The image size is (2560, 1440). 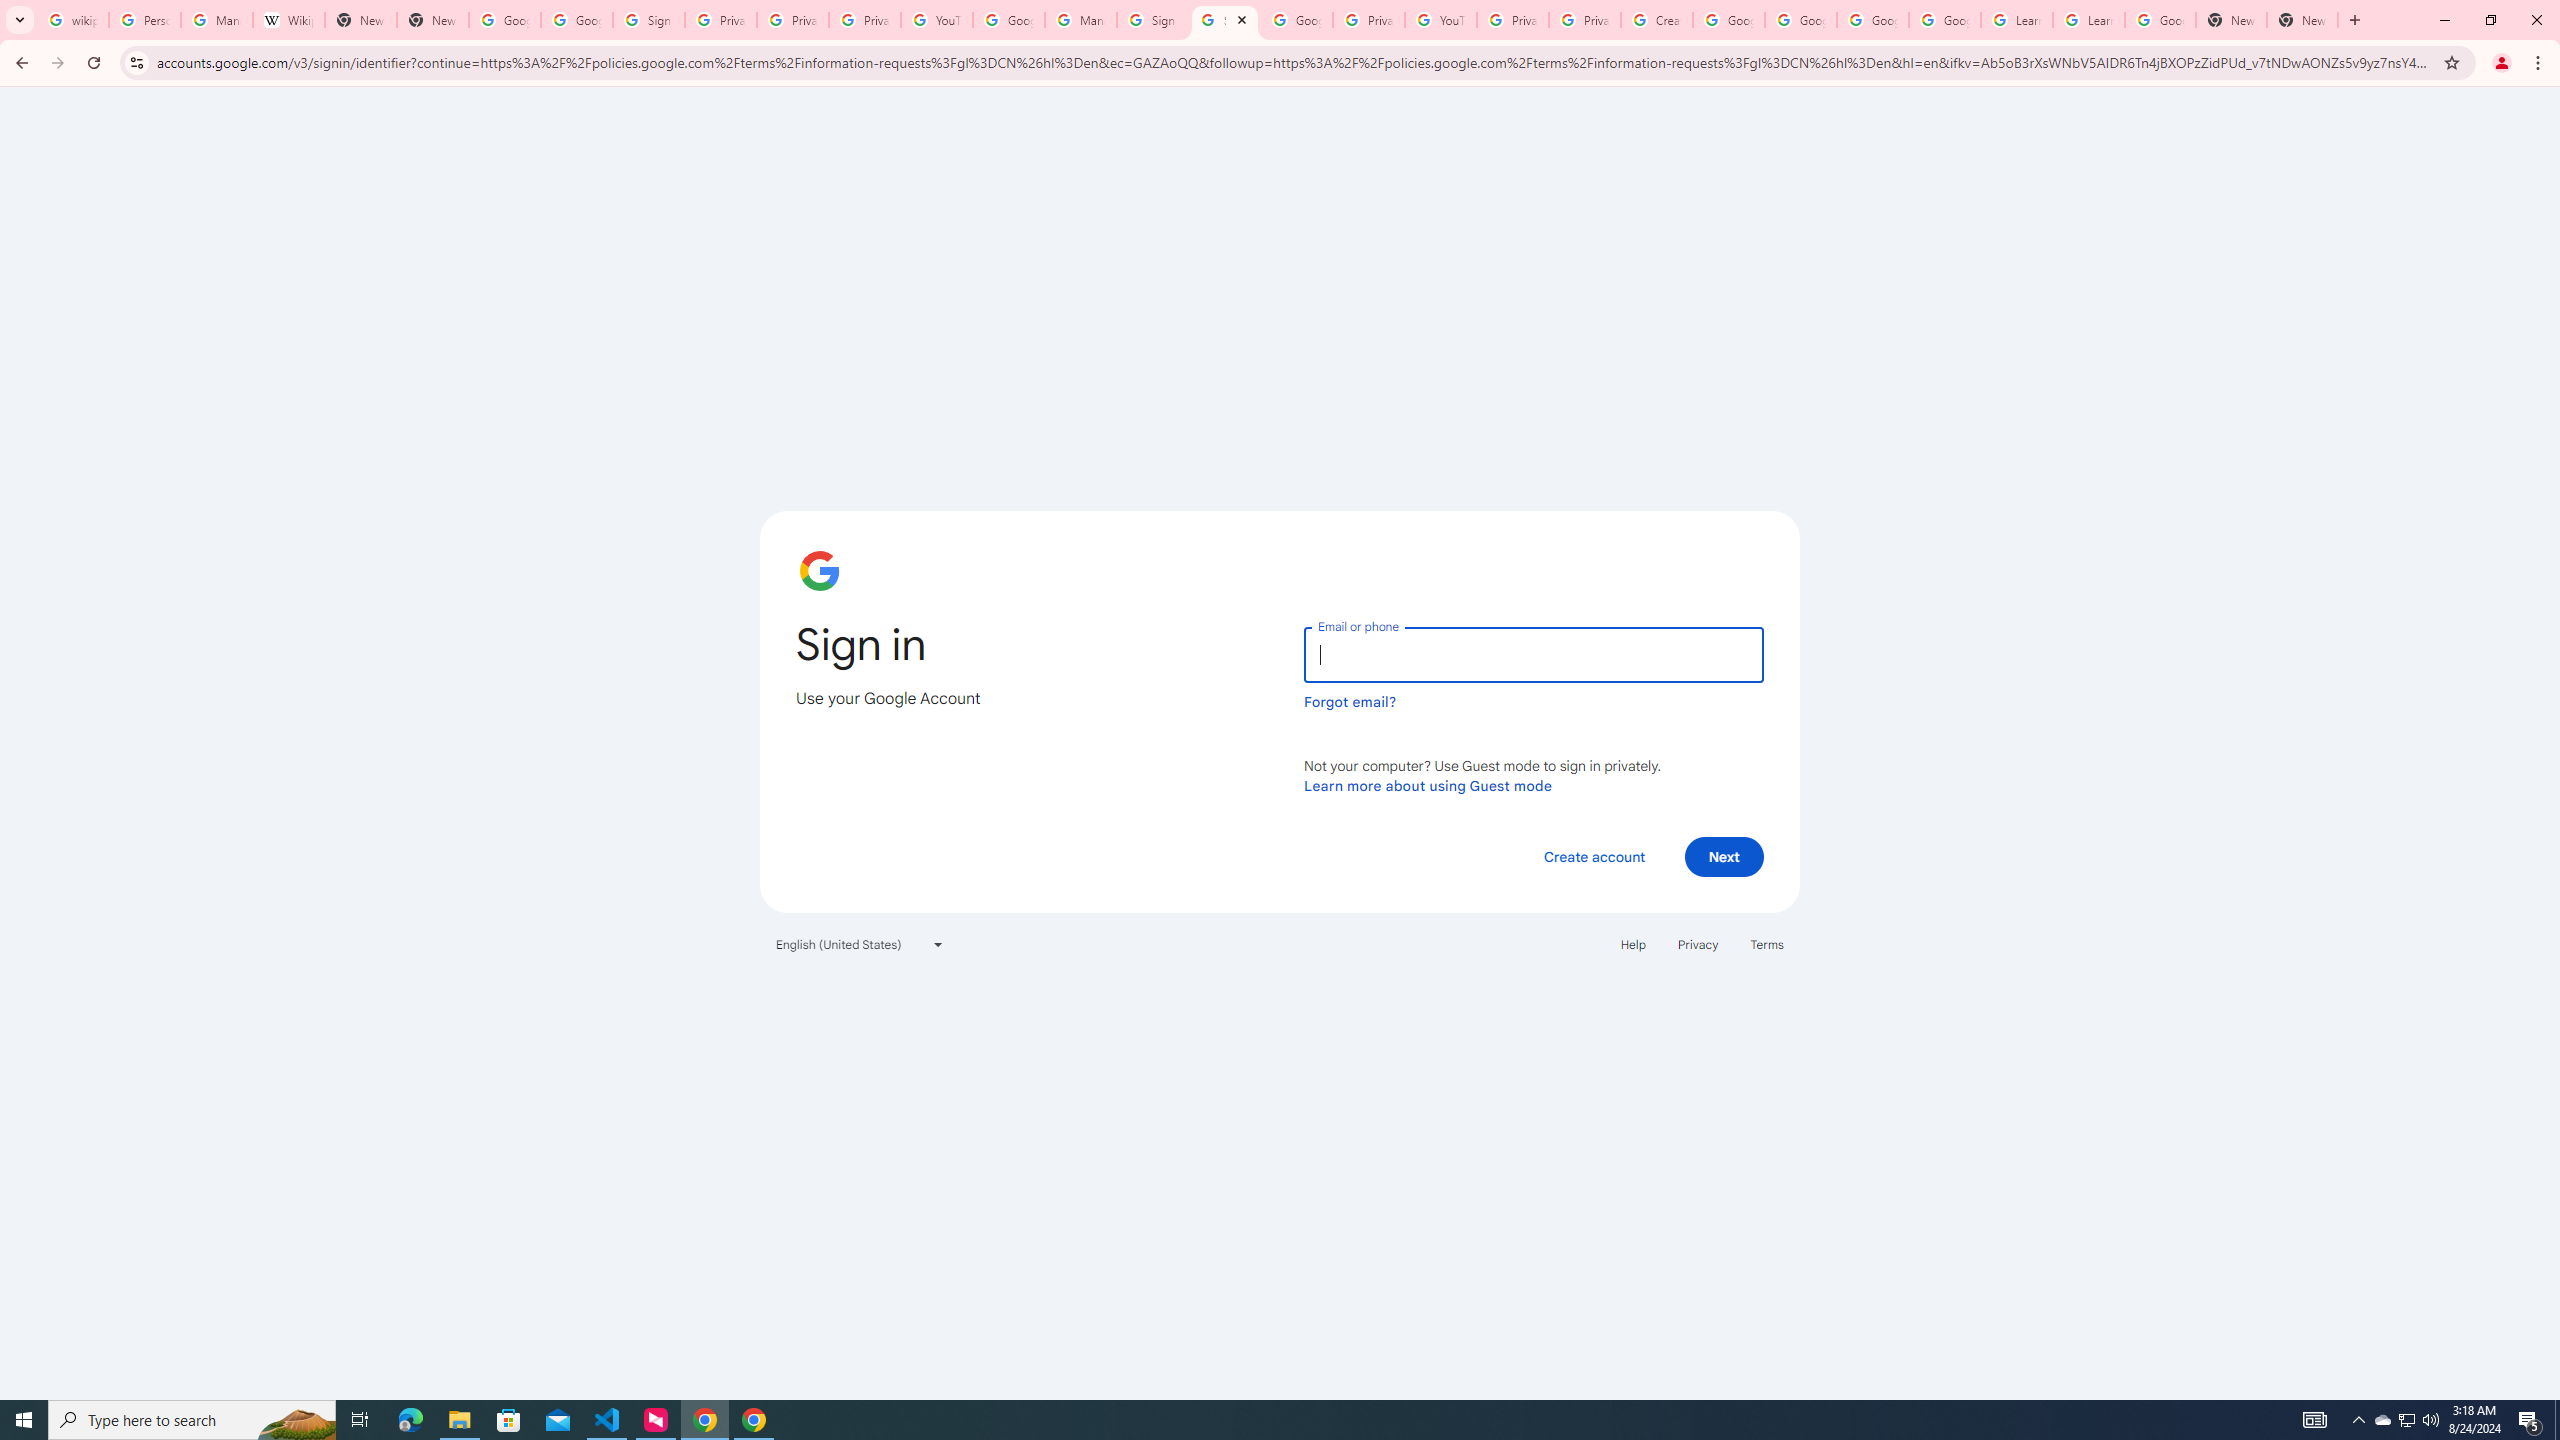 I want to click on 'Google Account', so click(x=2160, y=19).